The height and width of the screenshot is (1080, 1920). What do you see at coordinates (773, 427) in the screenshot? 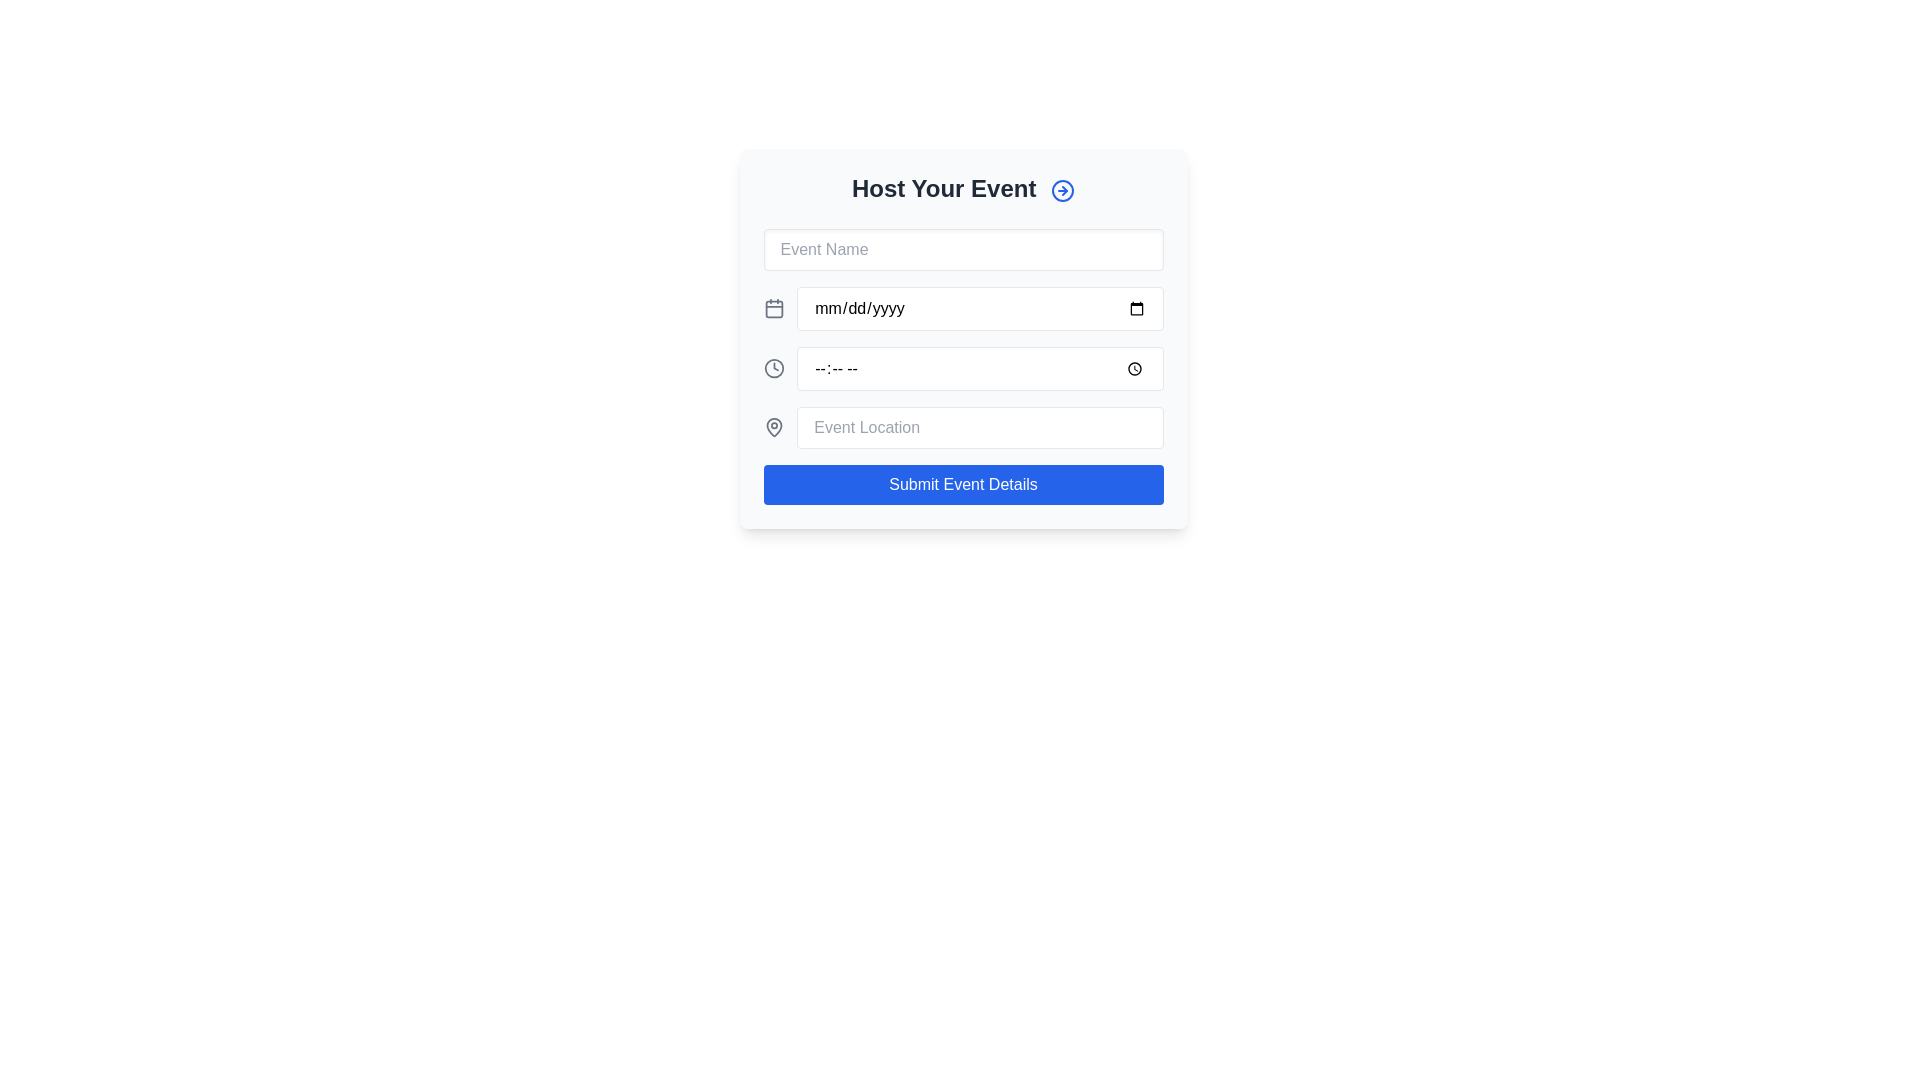
I see `the map location pin icon located on the left boundary of the 'Event Location' input field in the form interface` at bounding box center [773, 427].